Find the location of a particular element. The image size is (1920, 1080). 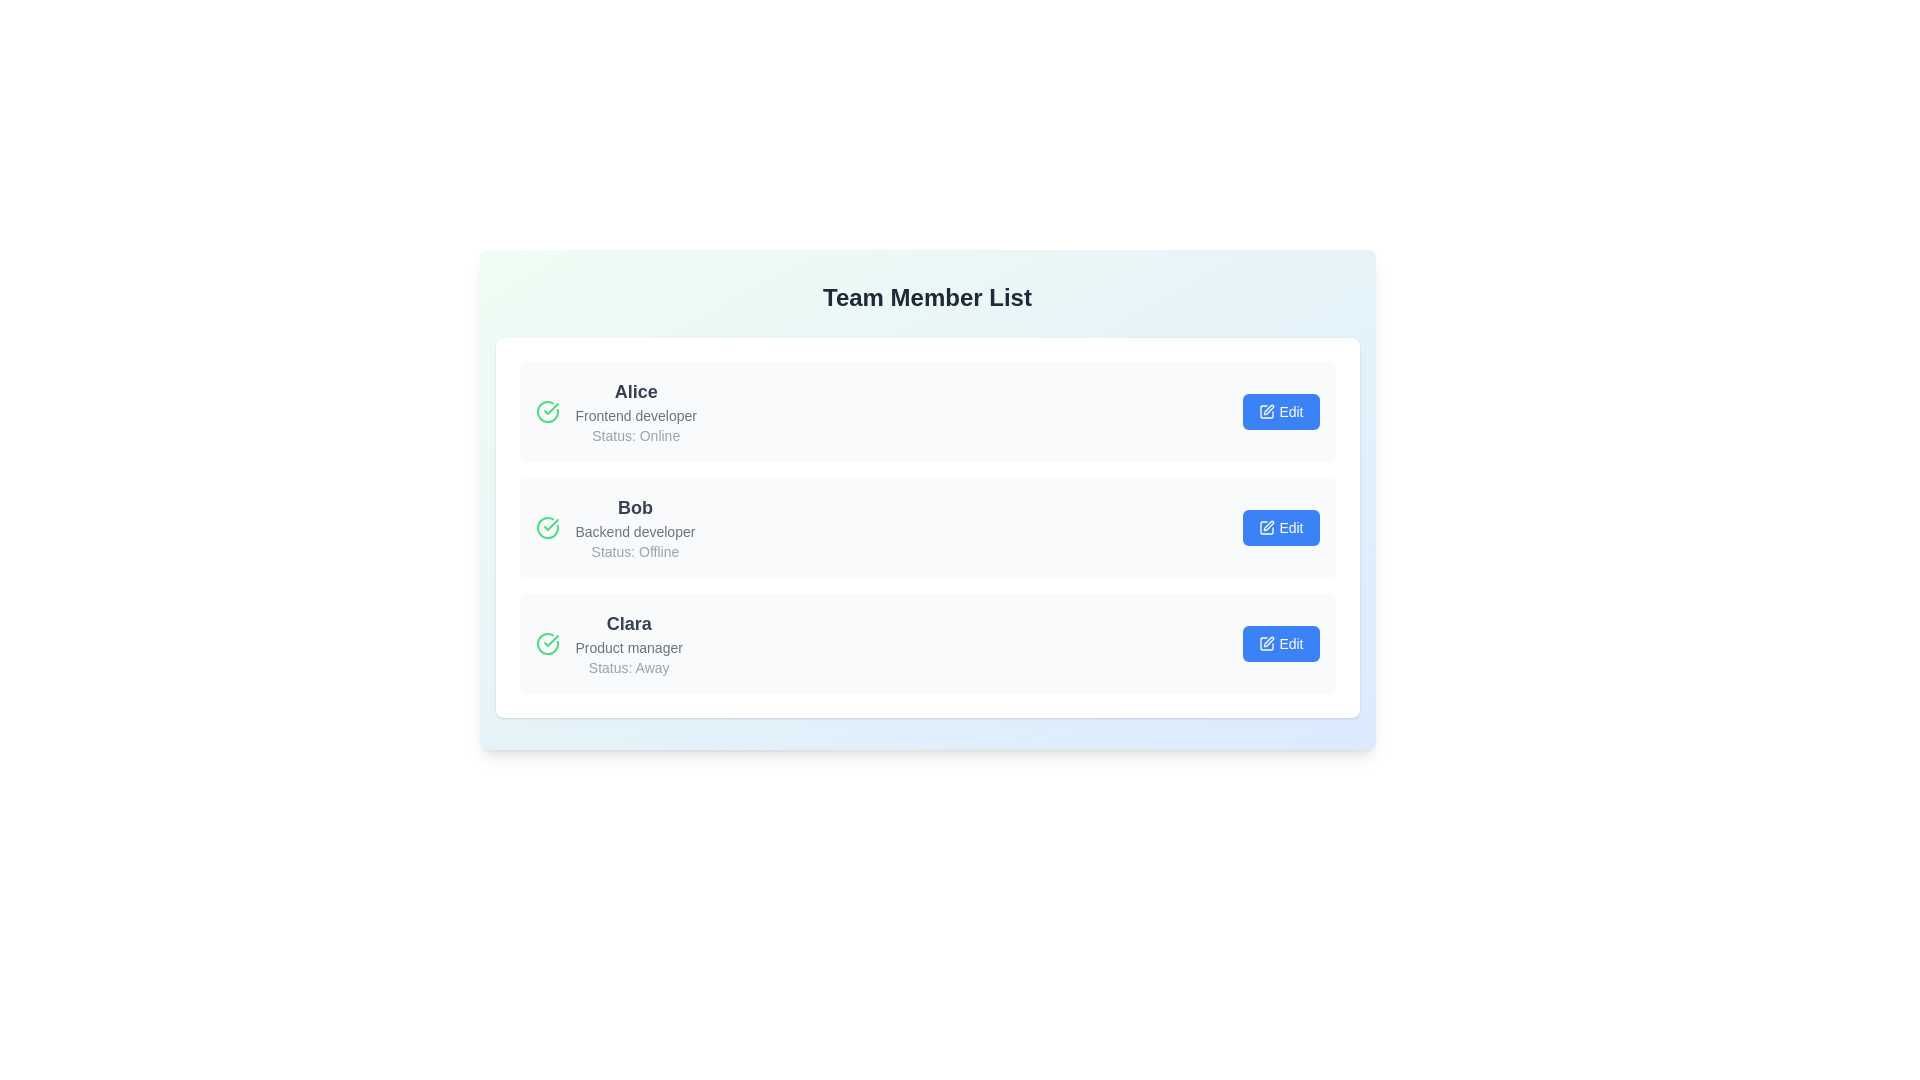

'Edit' button for the user Bob is located at coordinates (1281, 527).